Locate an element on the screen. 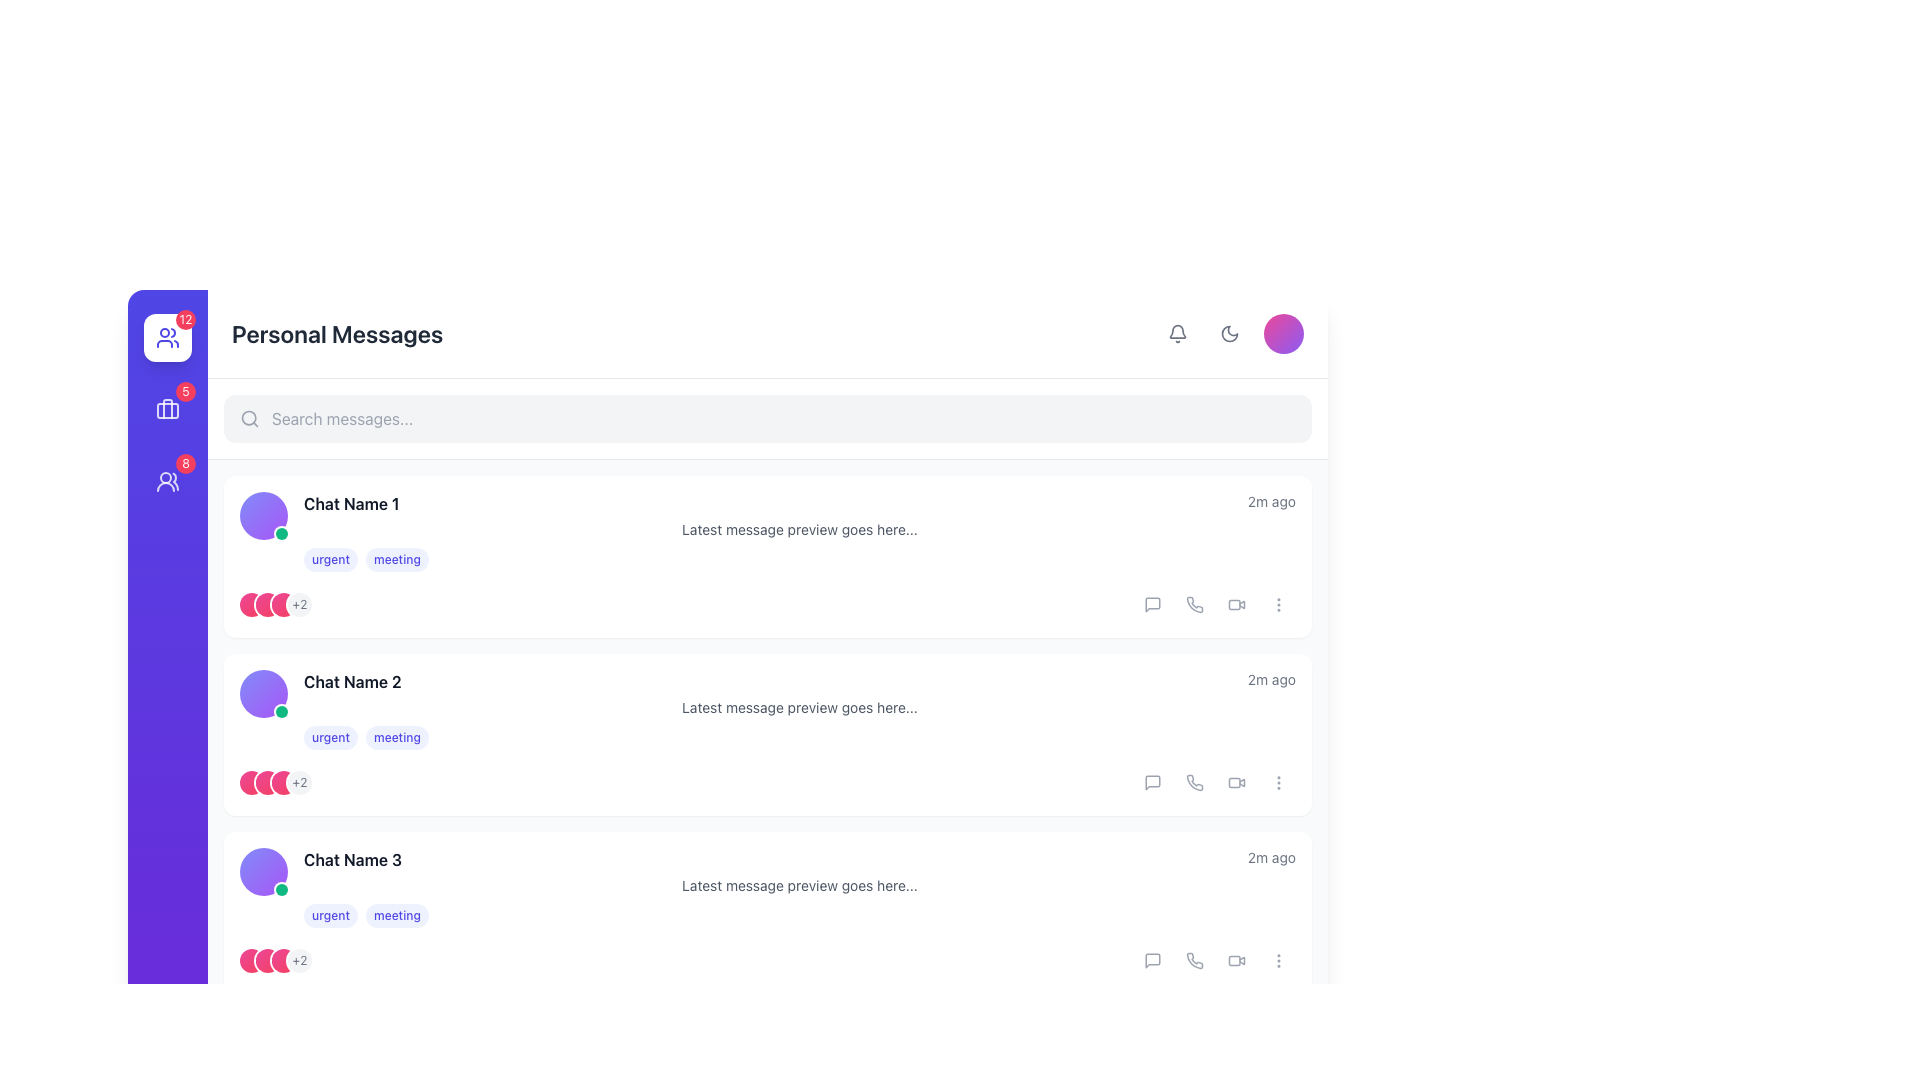 This screenshot has height=1080, width=1920. the phone icon located is located at coordinates (1195, 959).